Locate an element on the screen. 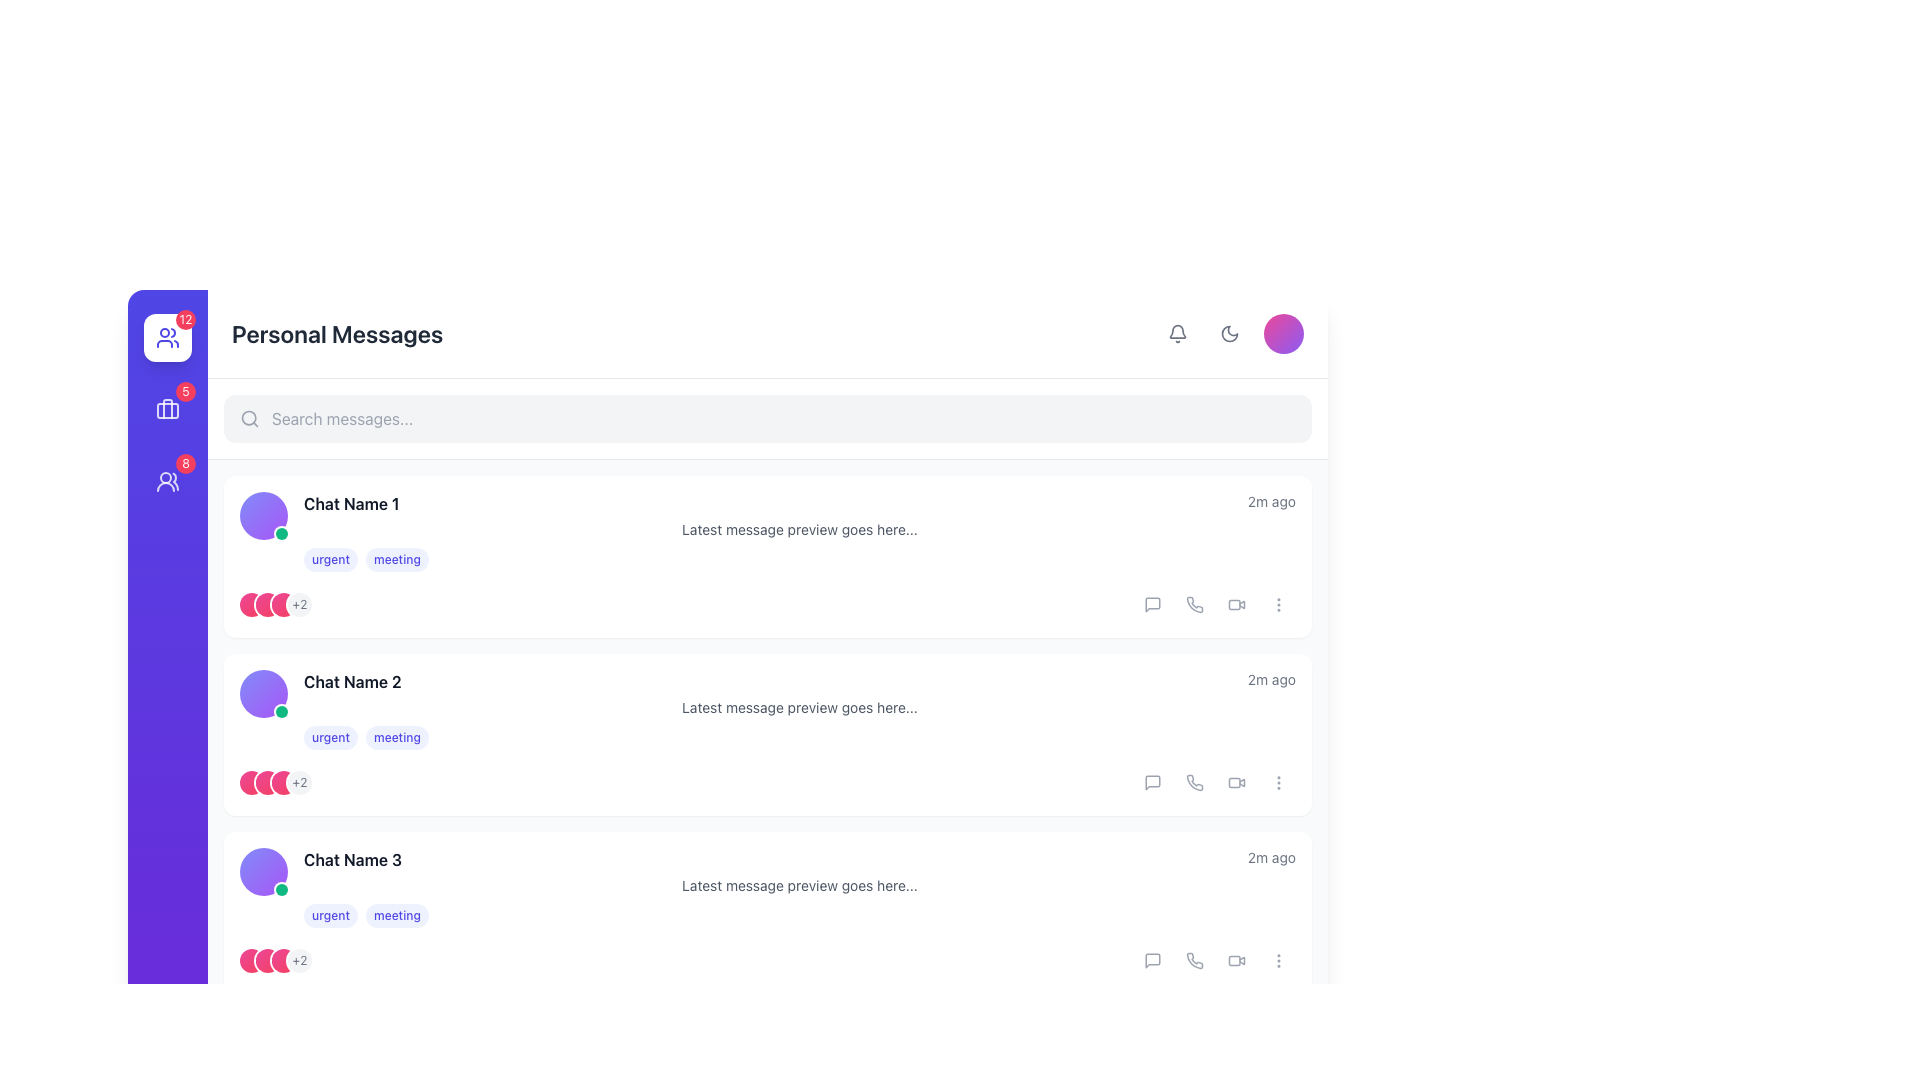 This screenshot has height=1080, width=1920. the phone icon located is located at coordinates (1195, 959).